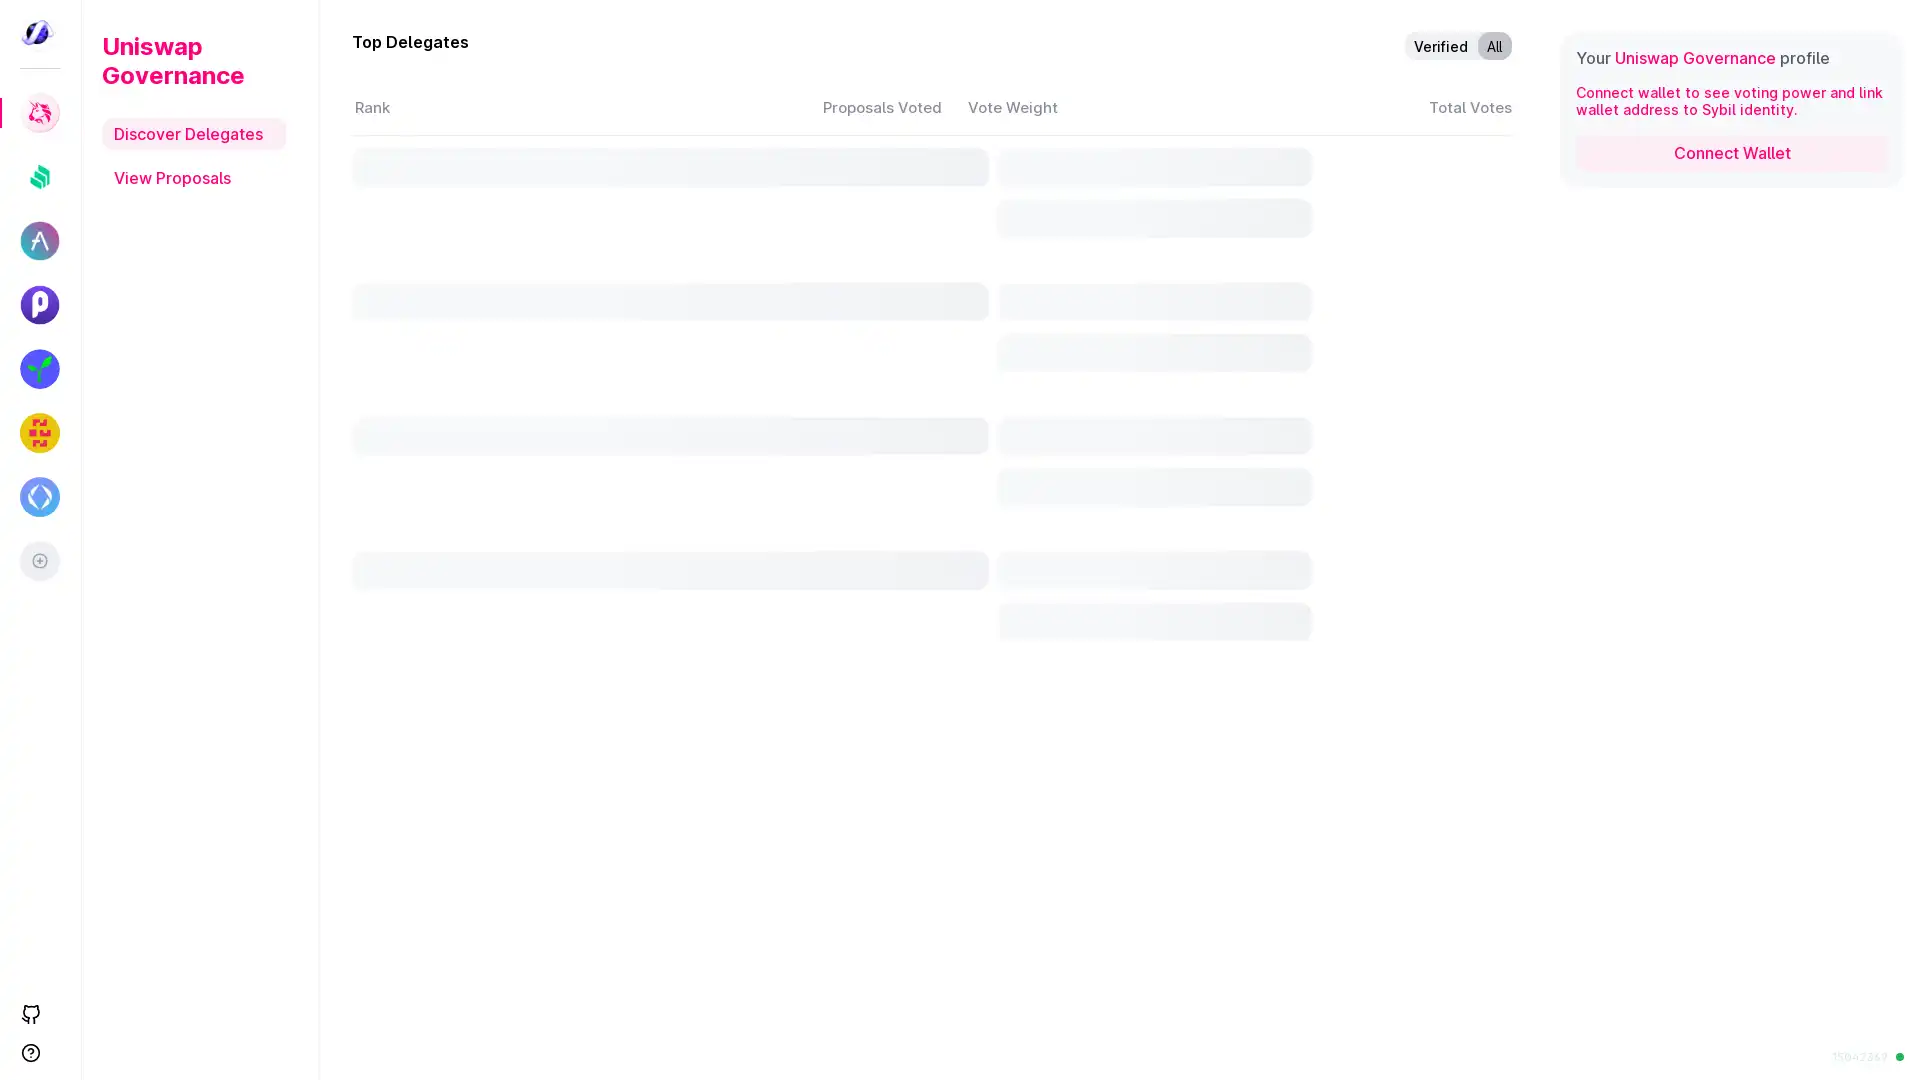 The image size is (1920, 1080). Describe the element at coordinates (1326, 663) in the screenshot. I see `Delegate` at that location.